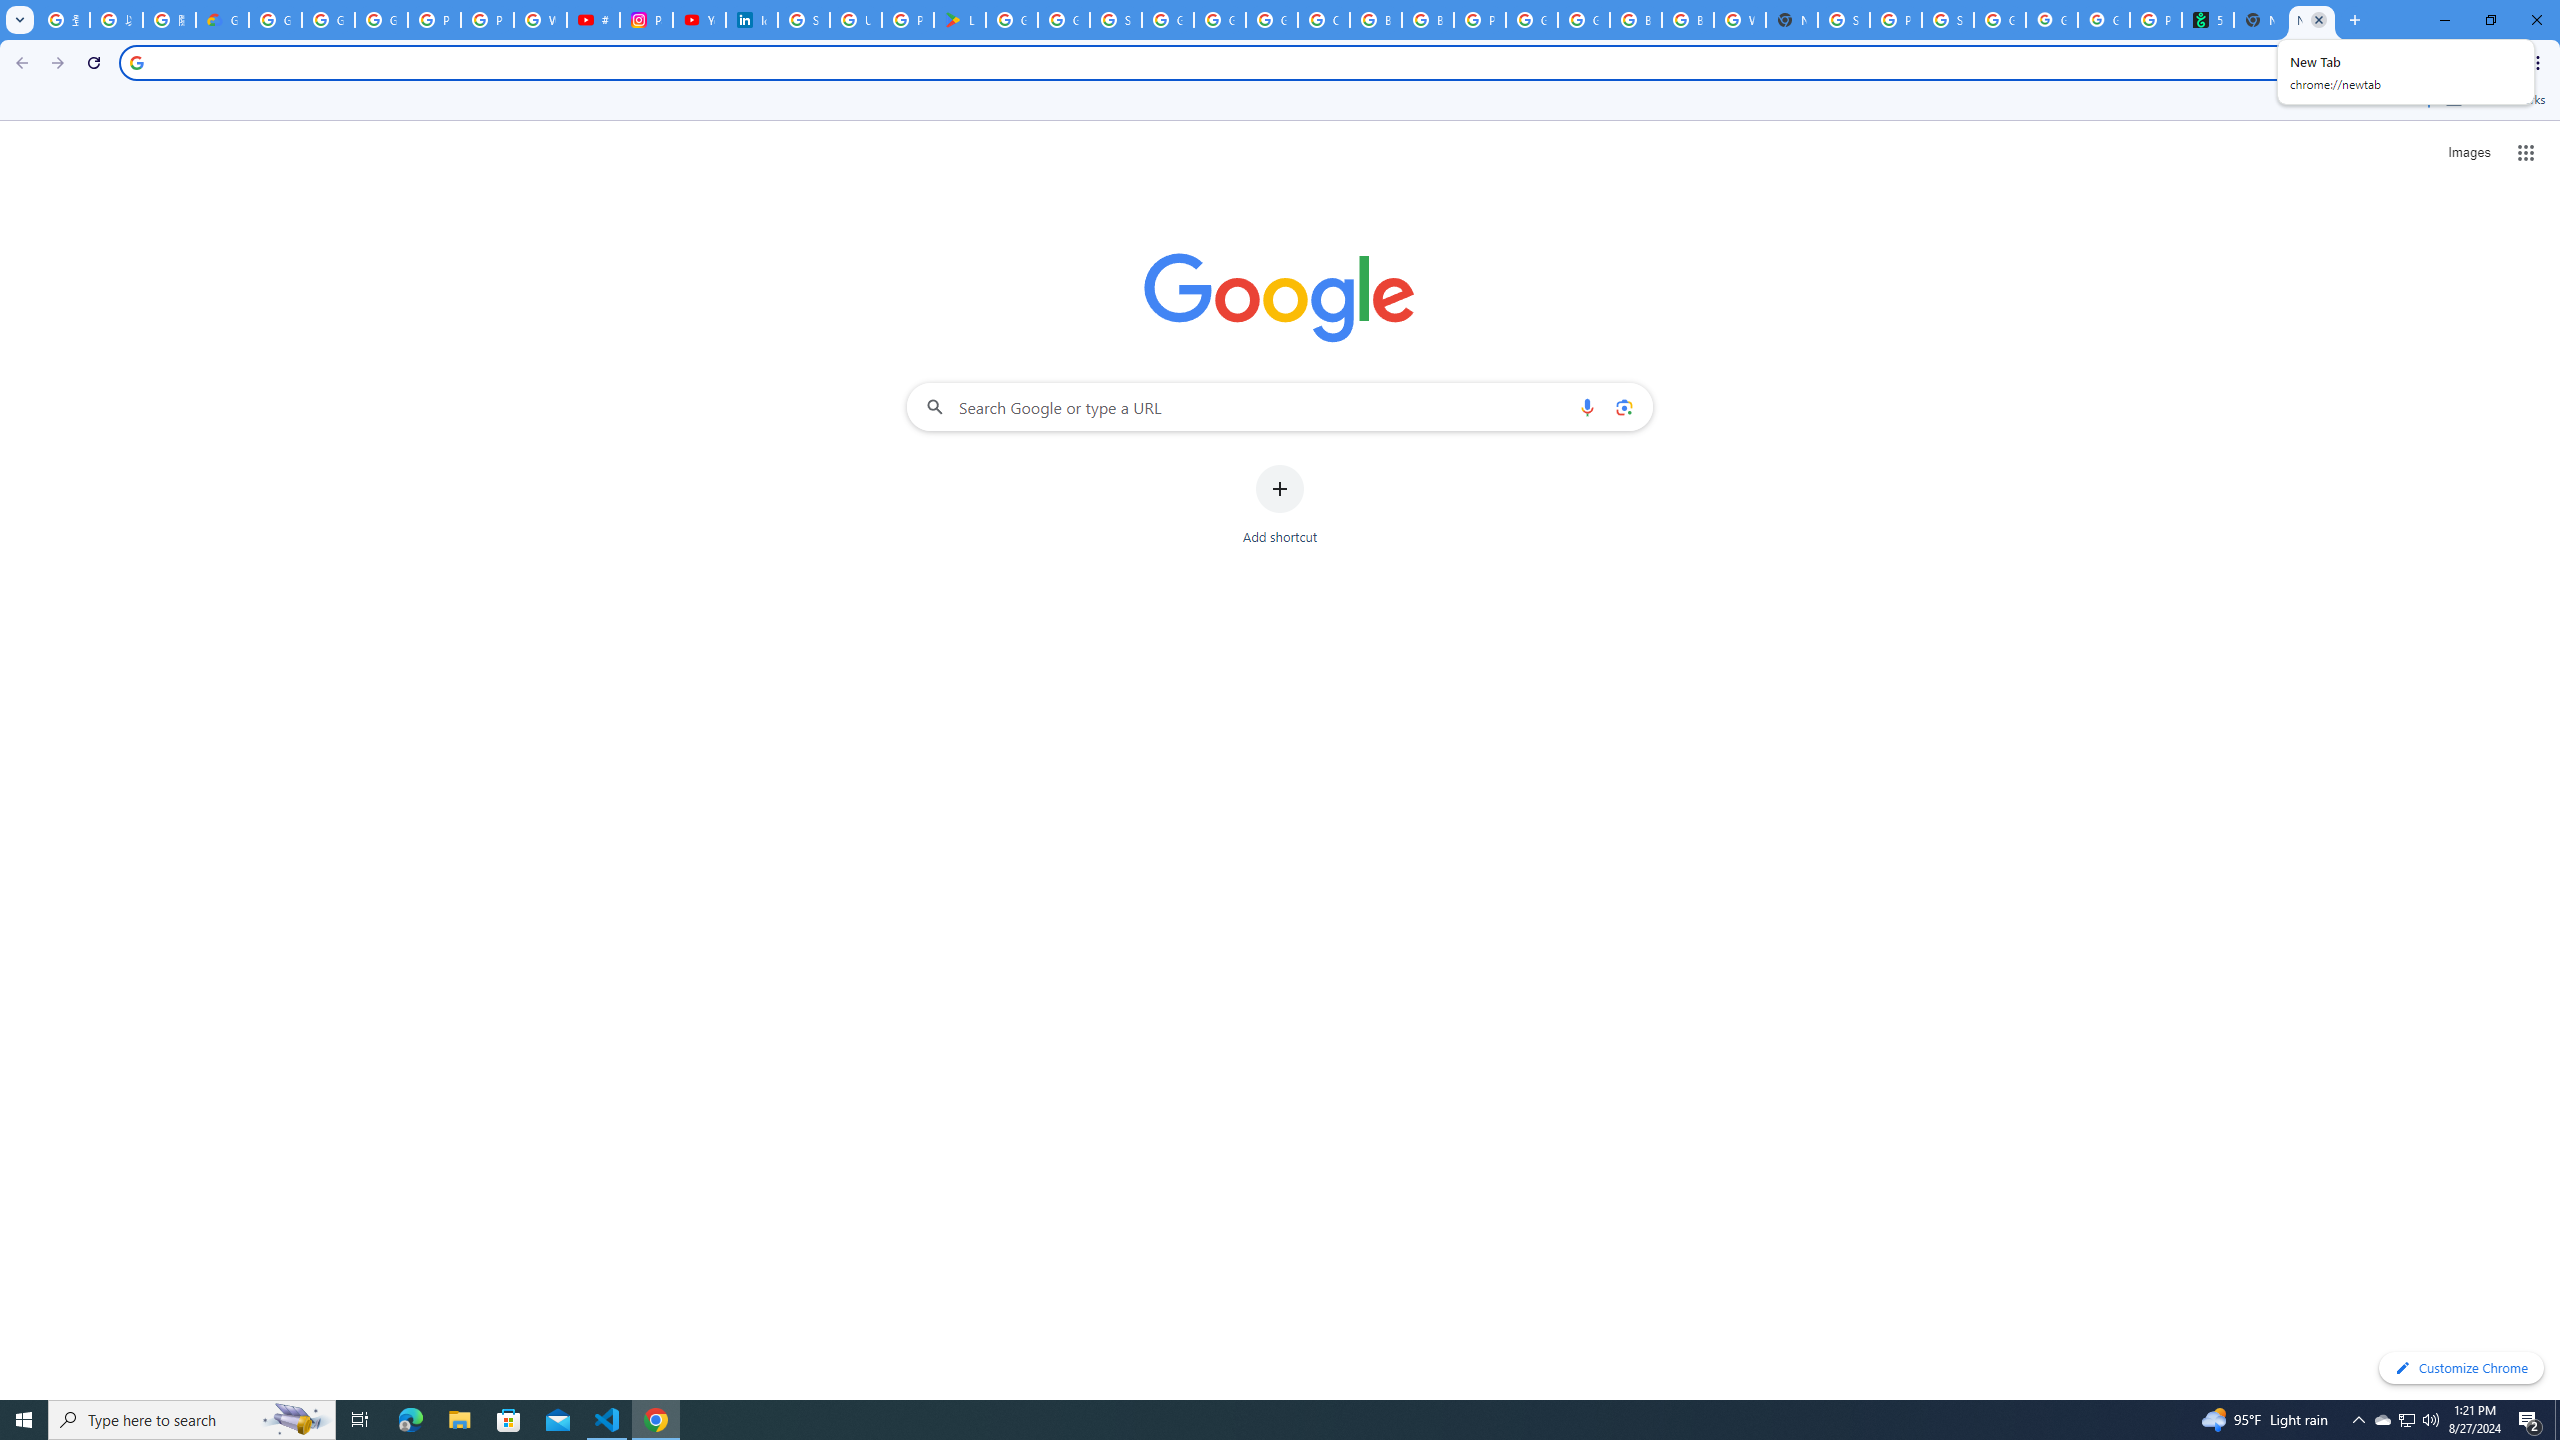  I want to click on 'Customize Chrome', so click(2461, 1367).